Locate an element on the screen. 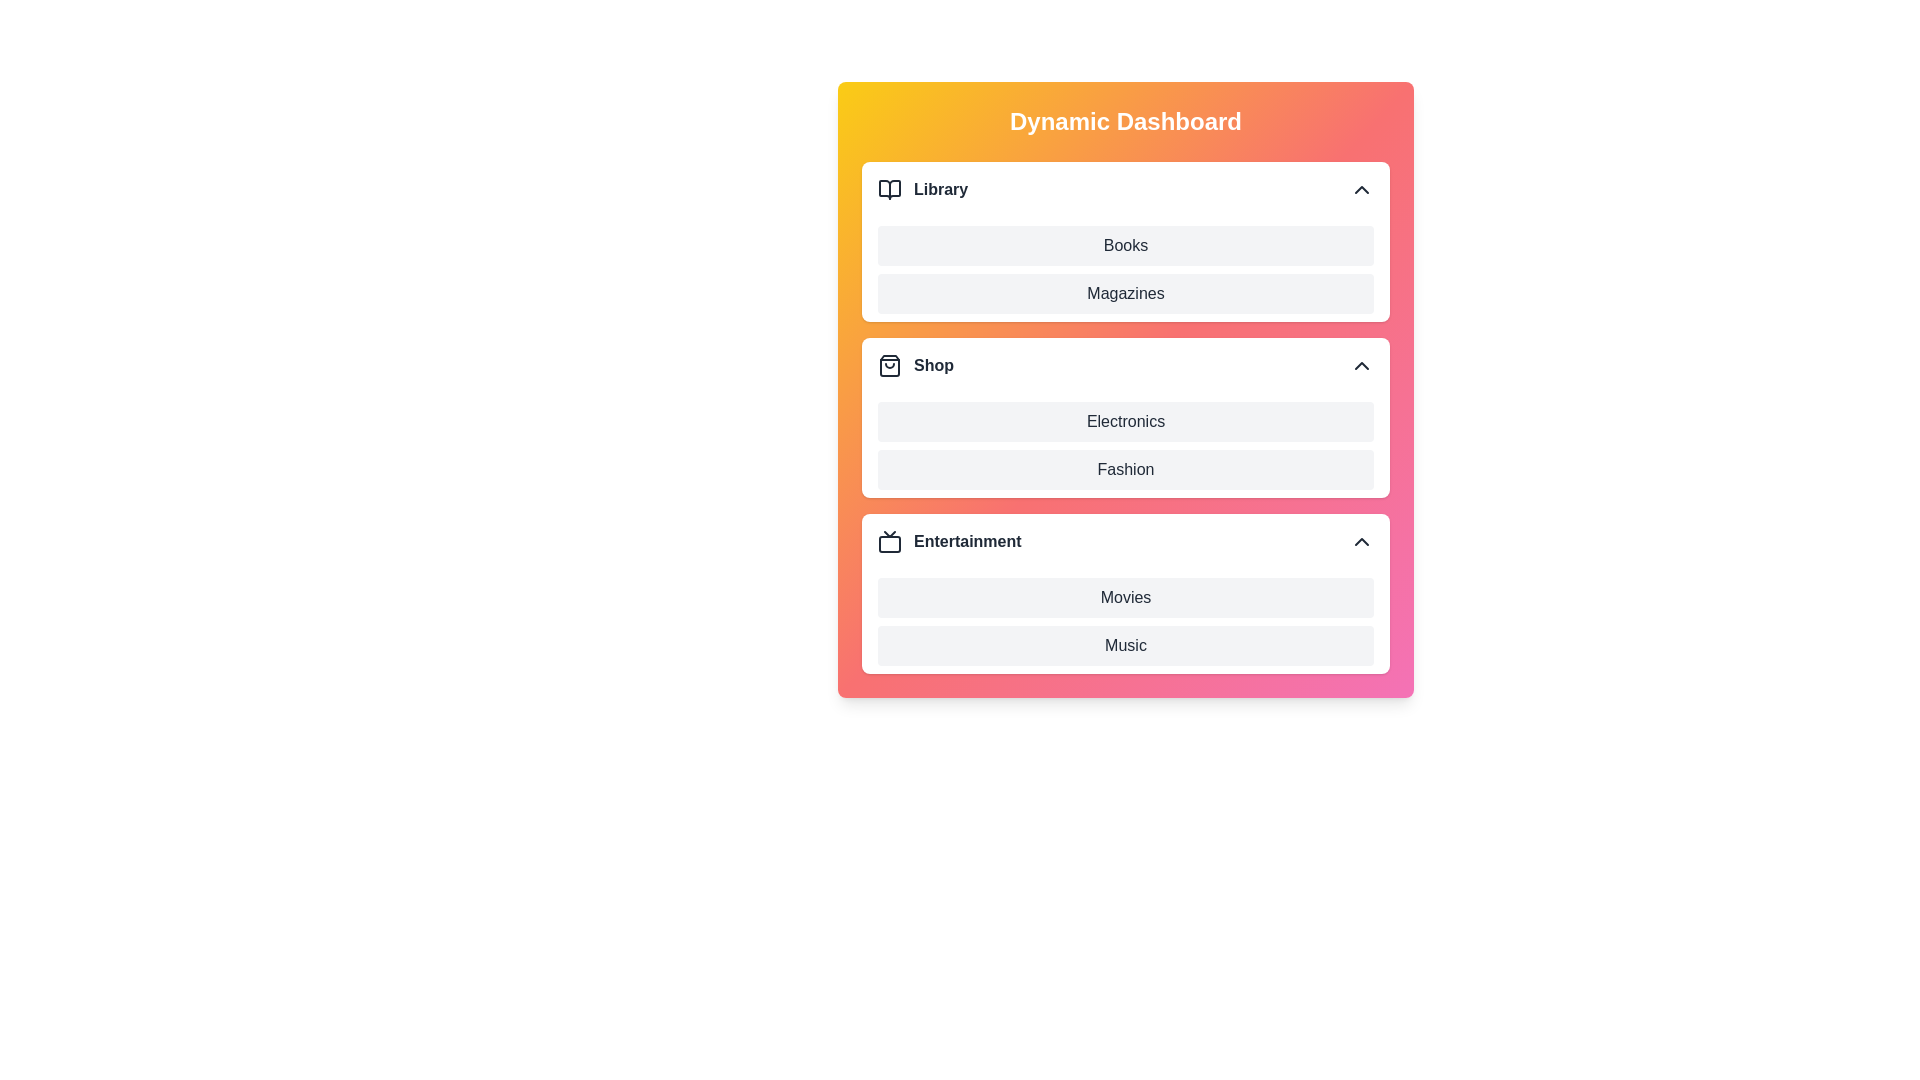 This screenshot has height=1080, width=1920. the item Fashion in the section Shop is located at coordinates (878, 470).